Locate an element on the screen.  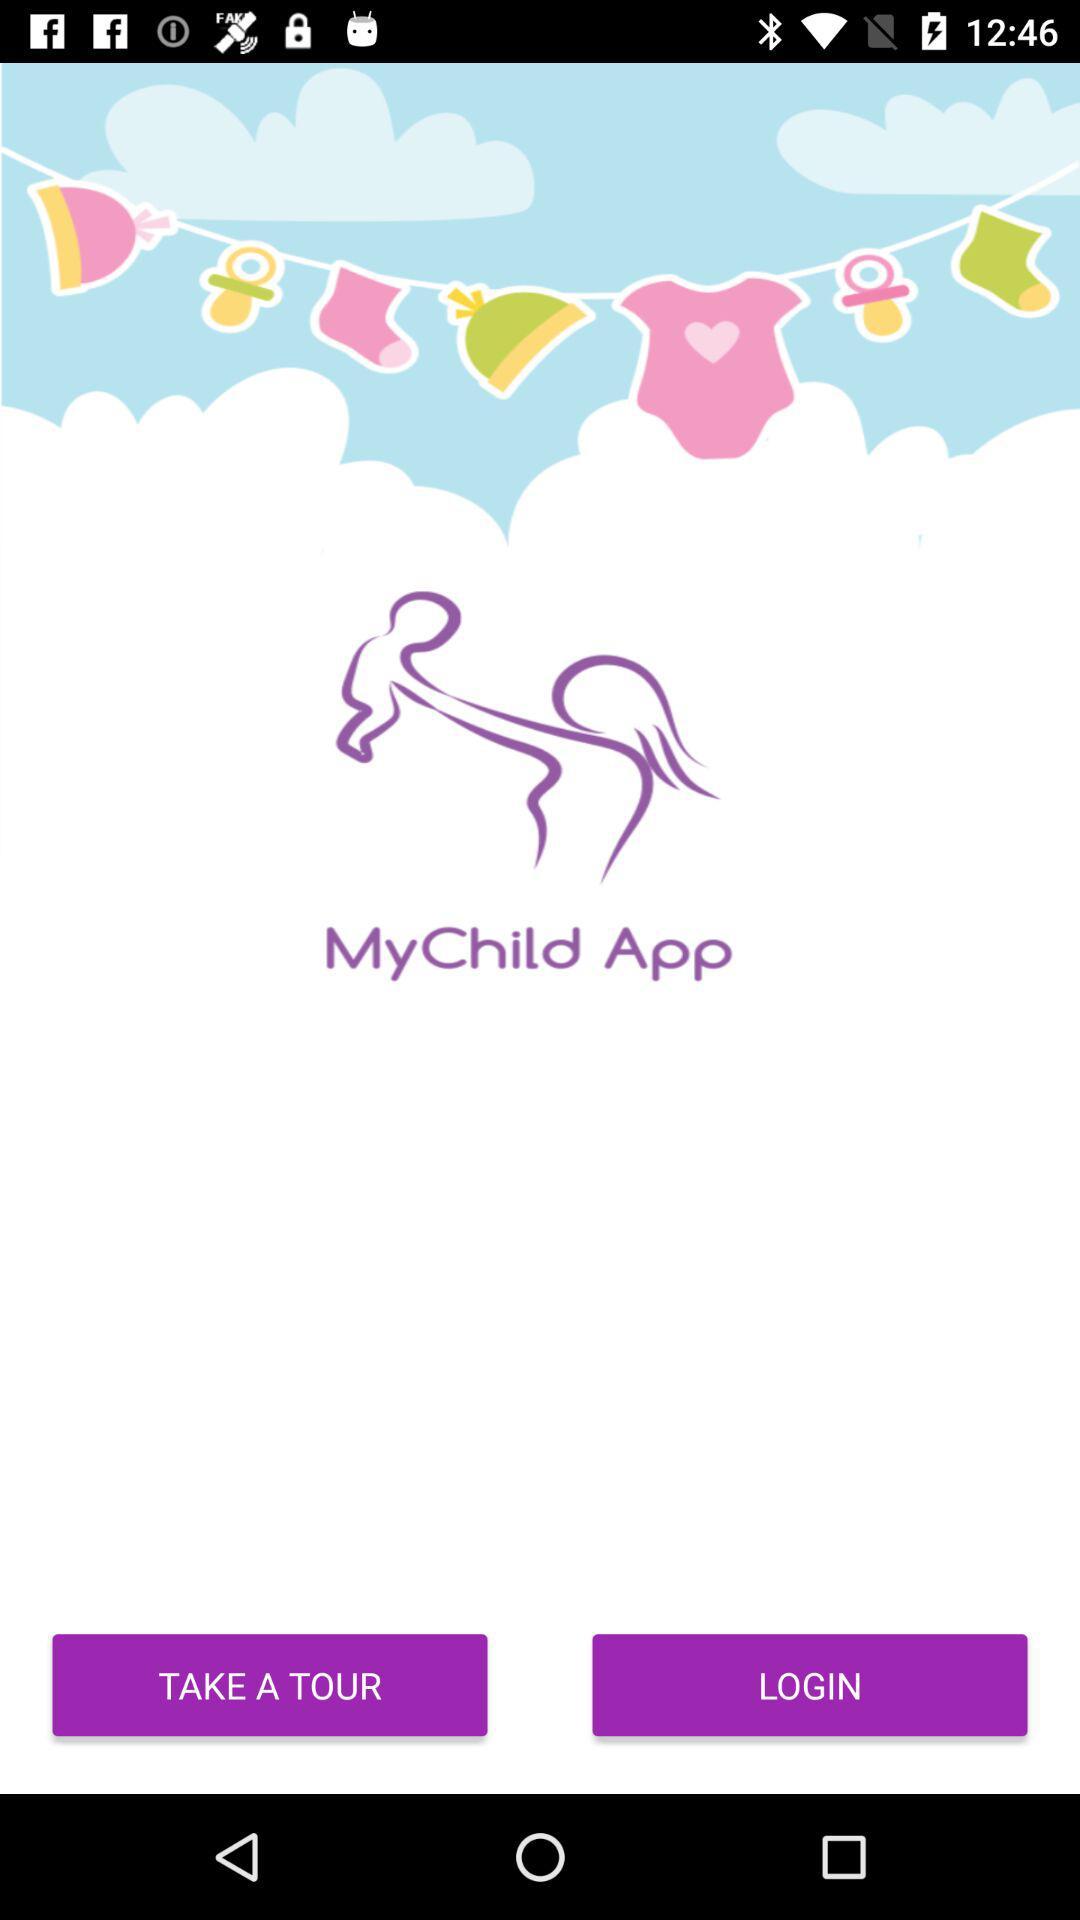
the icon to the right of the take a tour icon is located at coordinates (810, 1684).